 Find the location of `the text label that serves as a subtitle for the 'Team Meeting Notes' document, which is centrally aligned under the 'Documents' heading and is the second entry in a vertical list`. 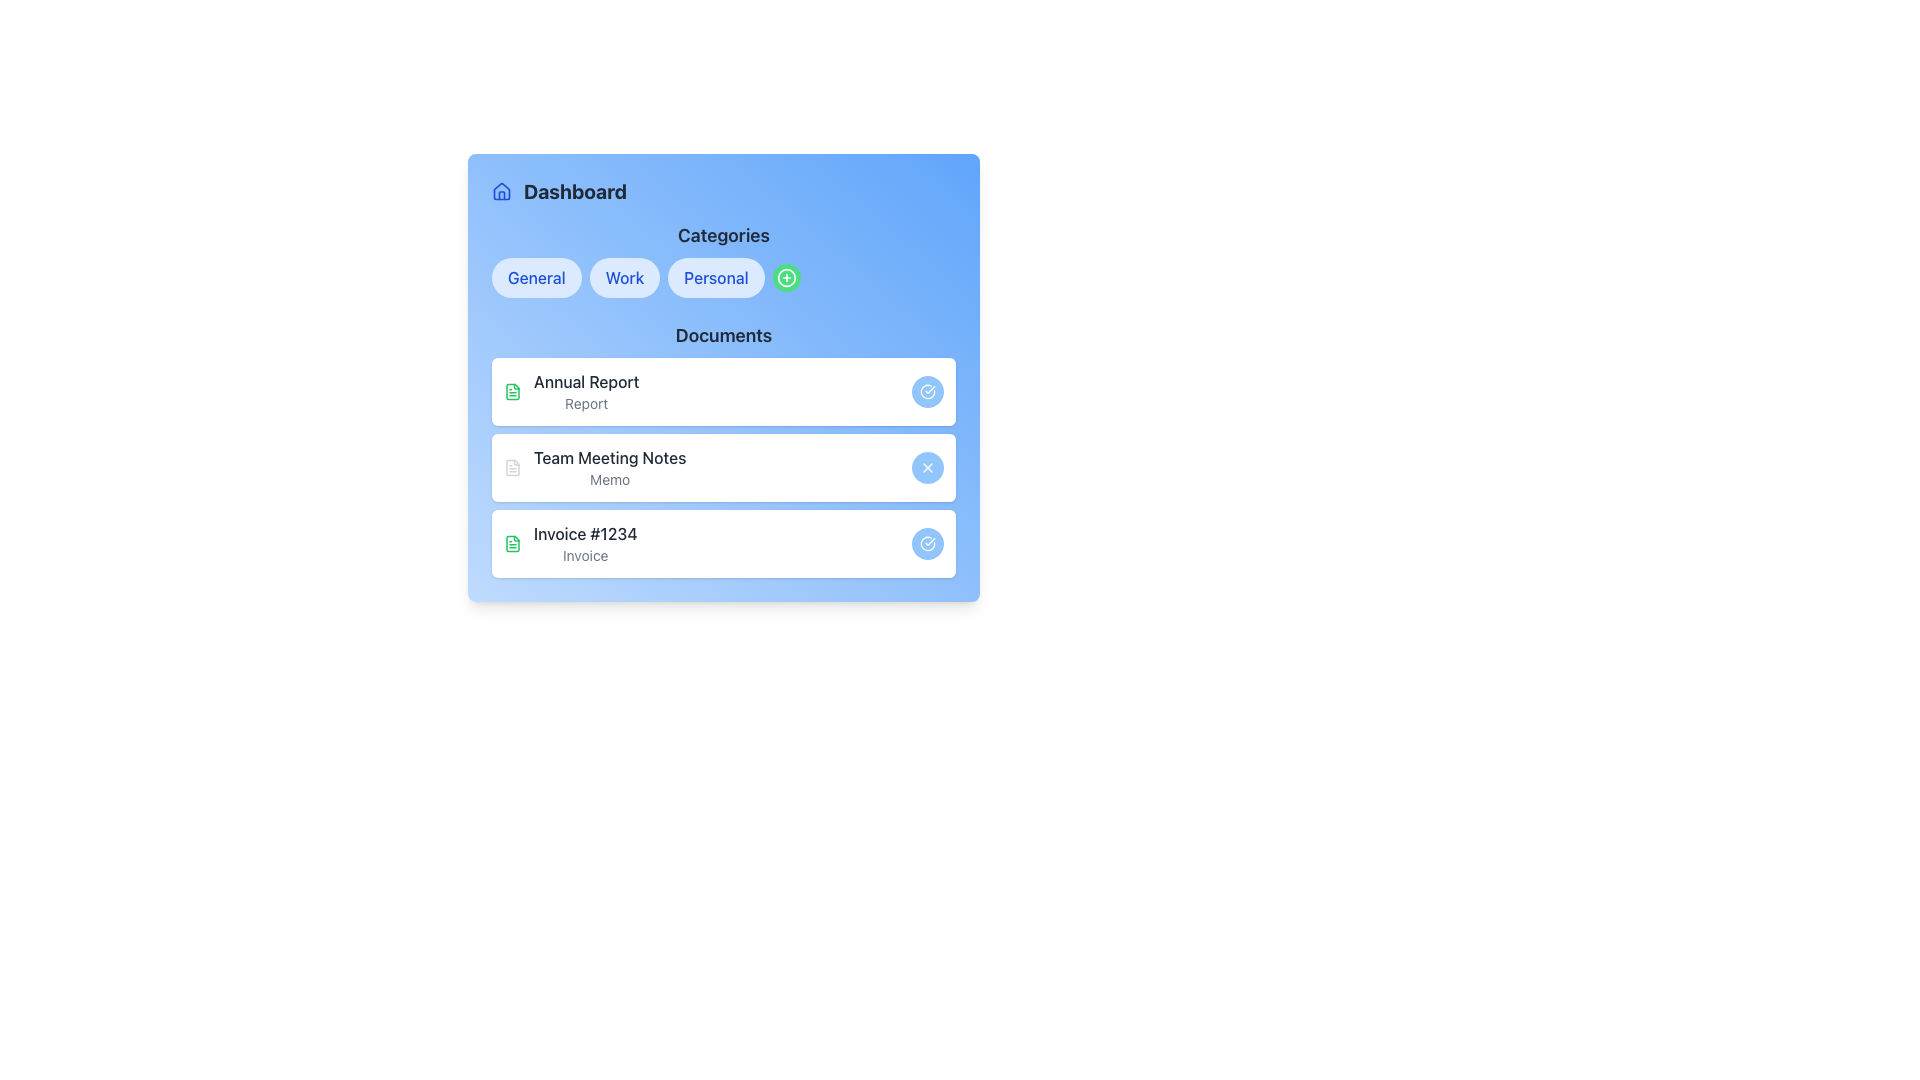

the text label that serves as a subtitle for the 'Team Meeting Notes' document, which is centrally aligned under the 'Documents' heading and is the second entry in a vertical list is located at coordinates (609, 479).